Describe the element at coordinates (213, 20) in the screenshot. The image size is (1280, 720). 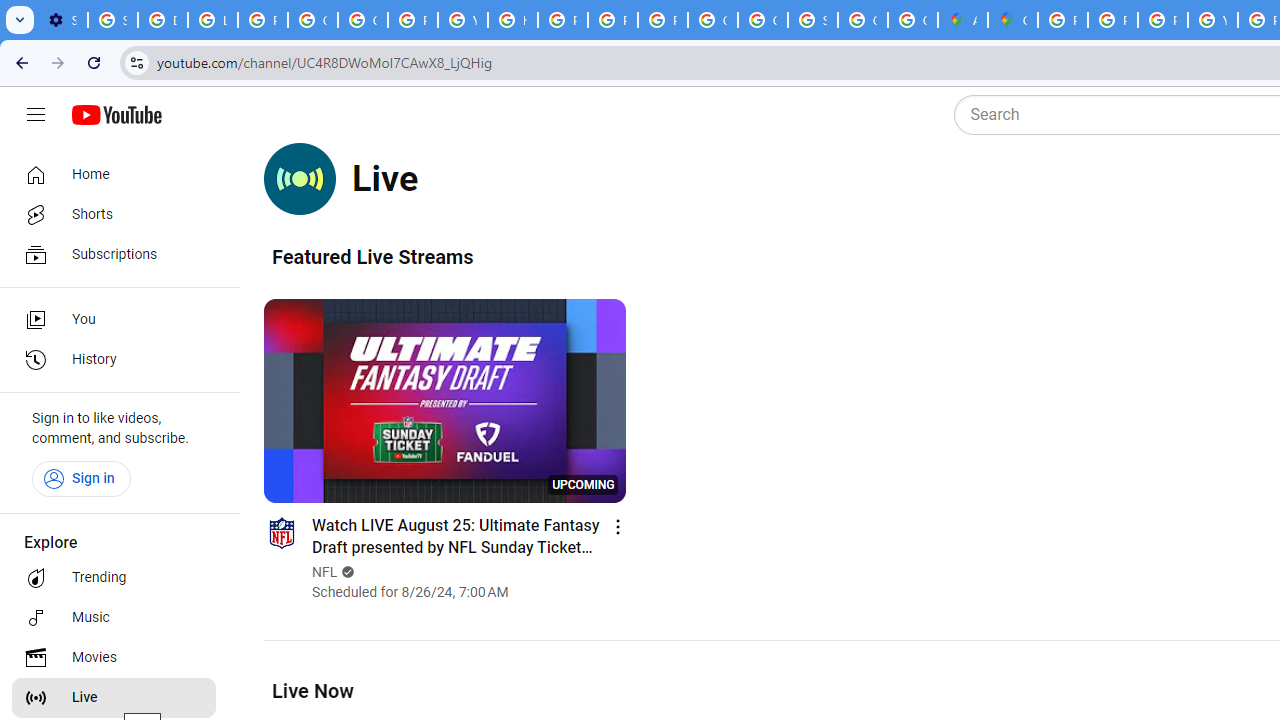
I see `'Learn how to find your photos - Google Photos Help'` at that location.